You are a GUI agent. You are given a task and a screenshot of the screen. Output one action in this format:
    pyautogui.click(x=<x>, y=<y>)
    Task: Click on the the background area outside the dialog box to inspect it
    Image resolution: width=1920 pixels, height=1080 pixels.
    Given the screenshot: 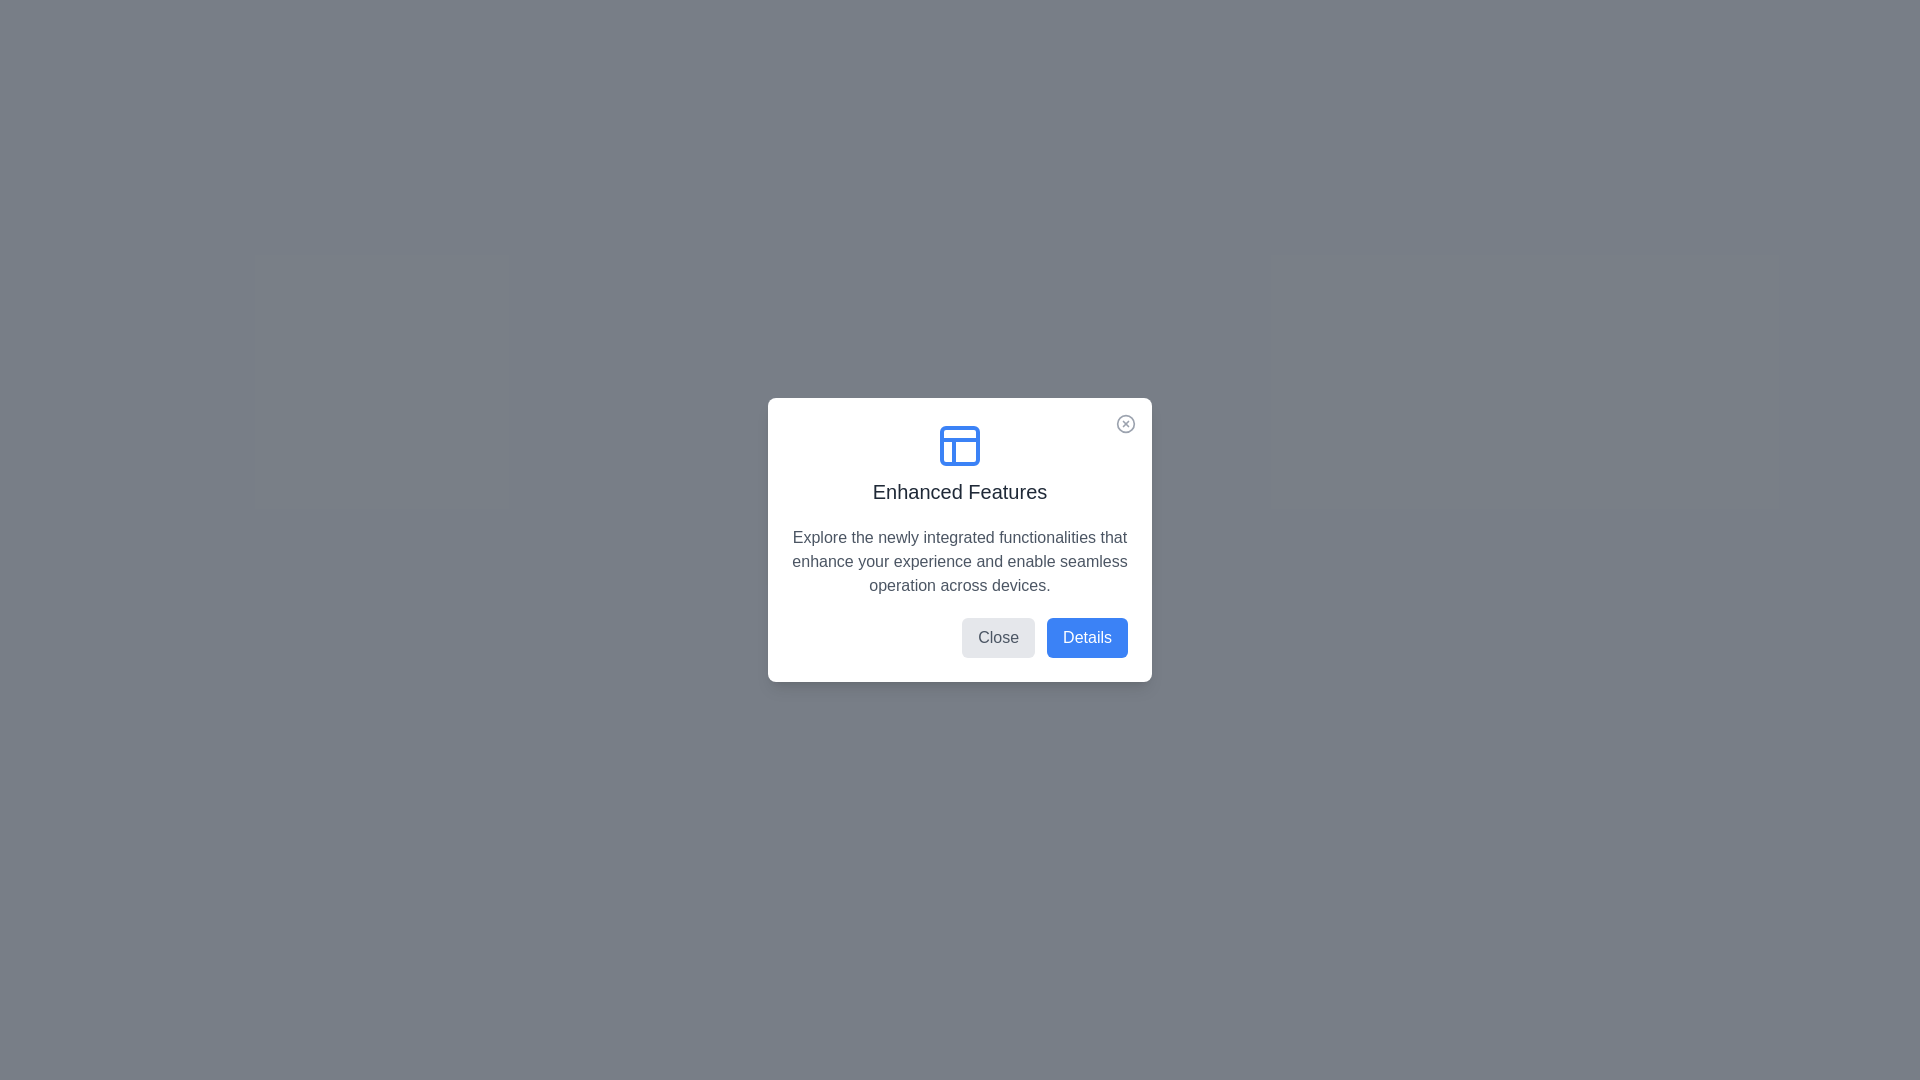 What is the action you would take?
    pyautogui.click(x=99, y=100)
    